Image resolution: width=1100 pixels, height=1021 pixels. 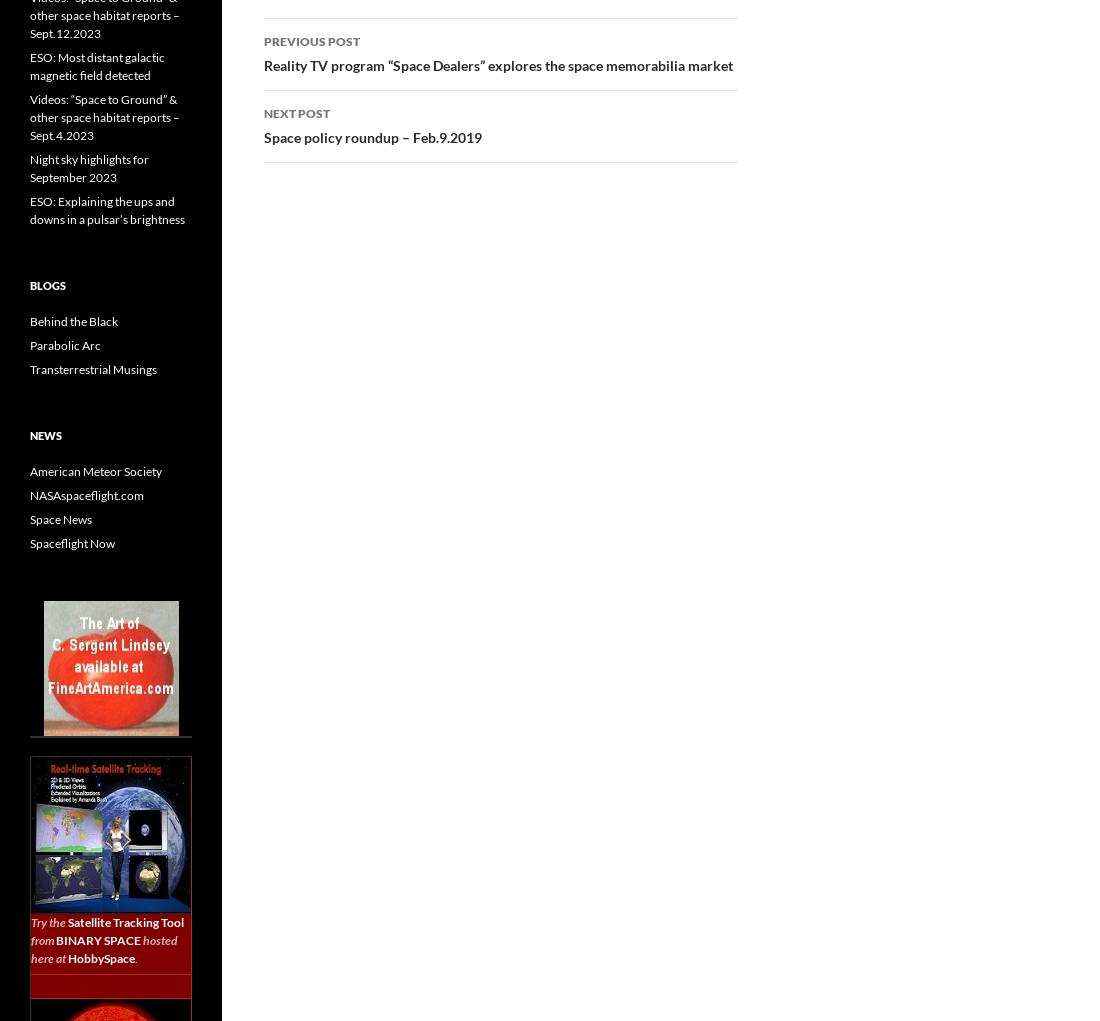 I want to click on 'Transterrestrial Musings', so click(x=93, y=369).